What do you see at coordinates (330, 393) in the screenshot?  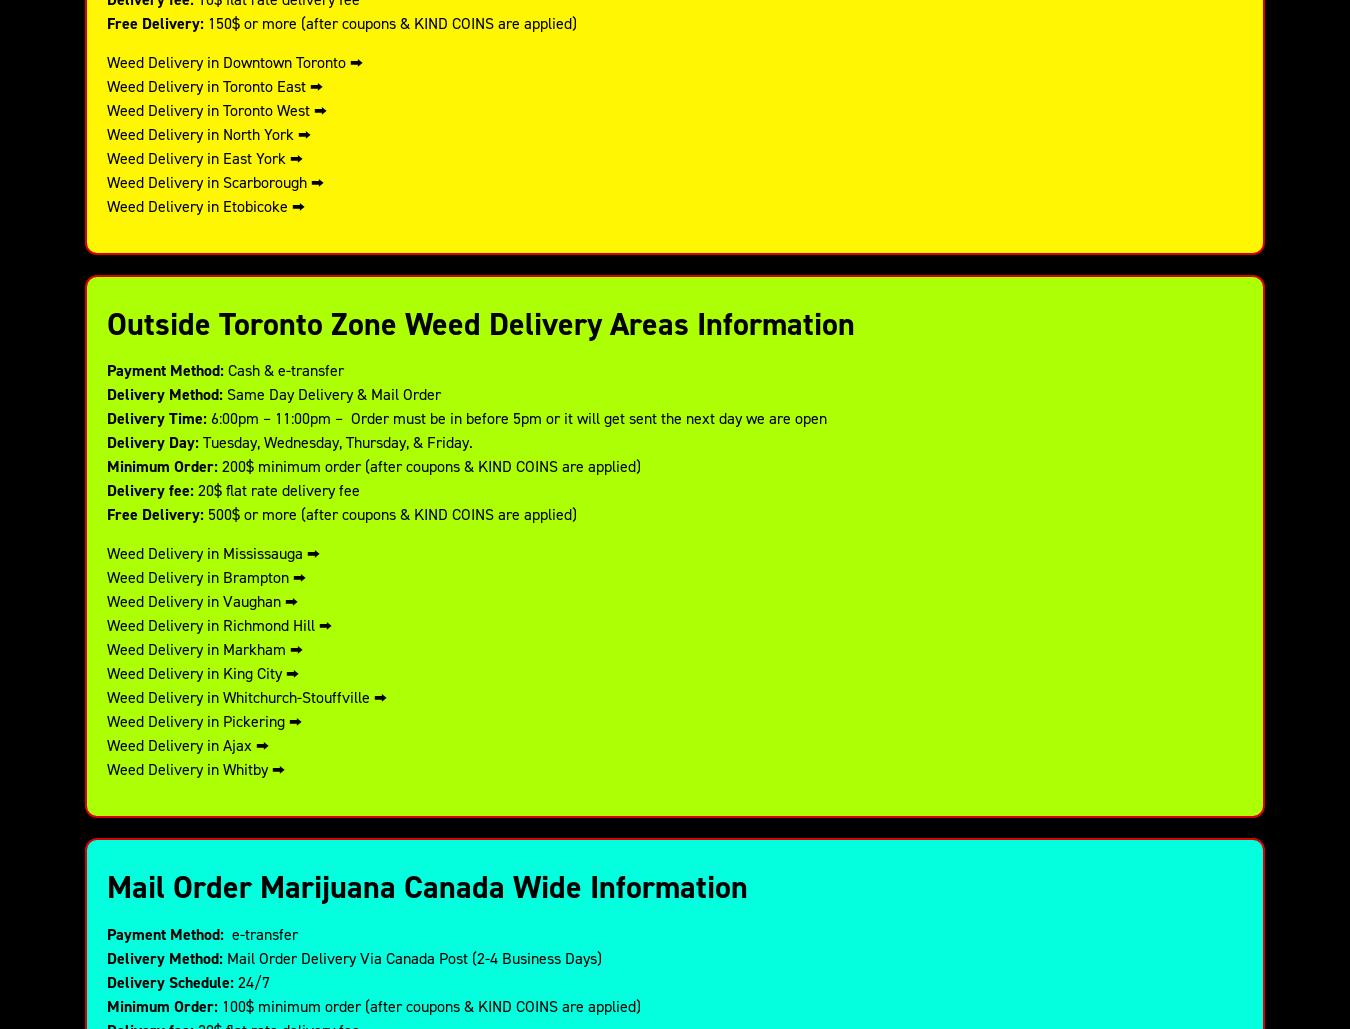 I see `'Same Day Delivery & Mail Order'` at bounding box center [330, 393].